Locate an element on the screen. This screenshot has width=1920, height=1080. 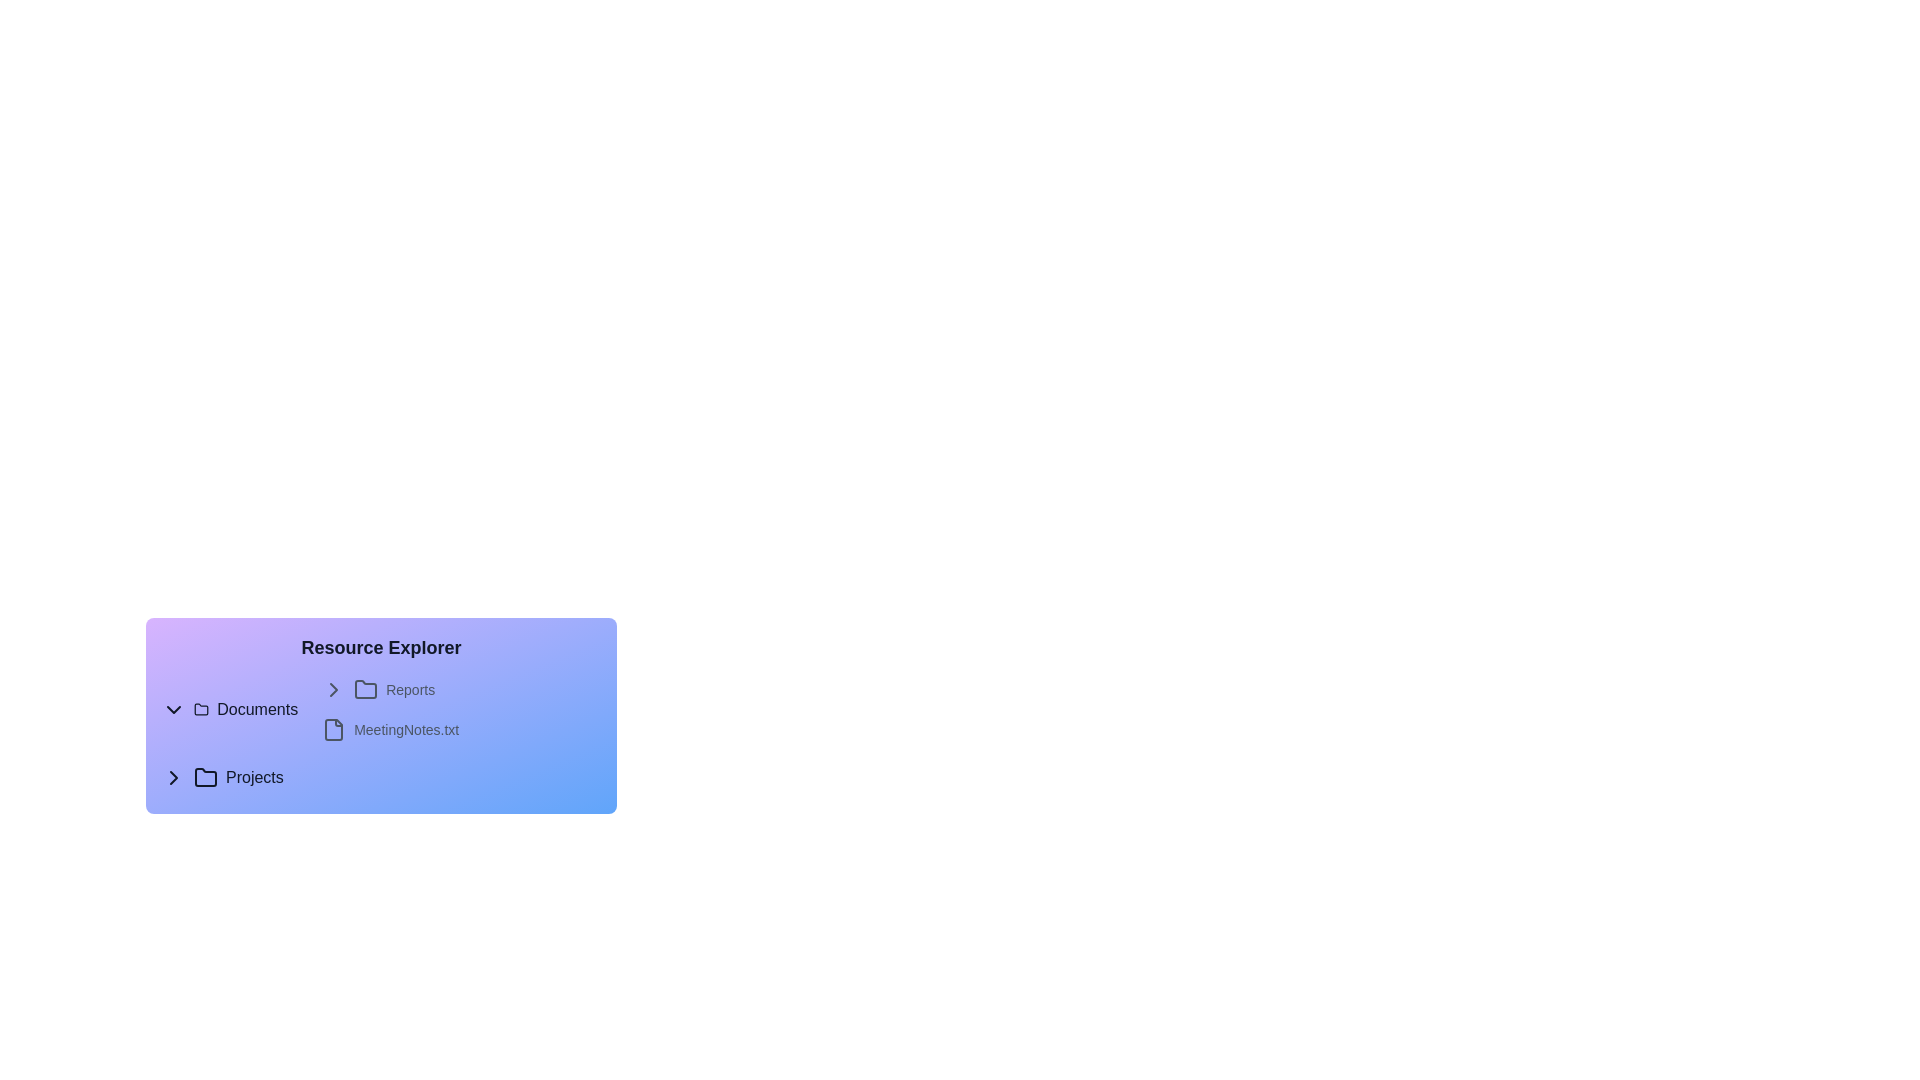
the Dropdown toggle icon is located at coordinates (173, 708).